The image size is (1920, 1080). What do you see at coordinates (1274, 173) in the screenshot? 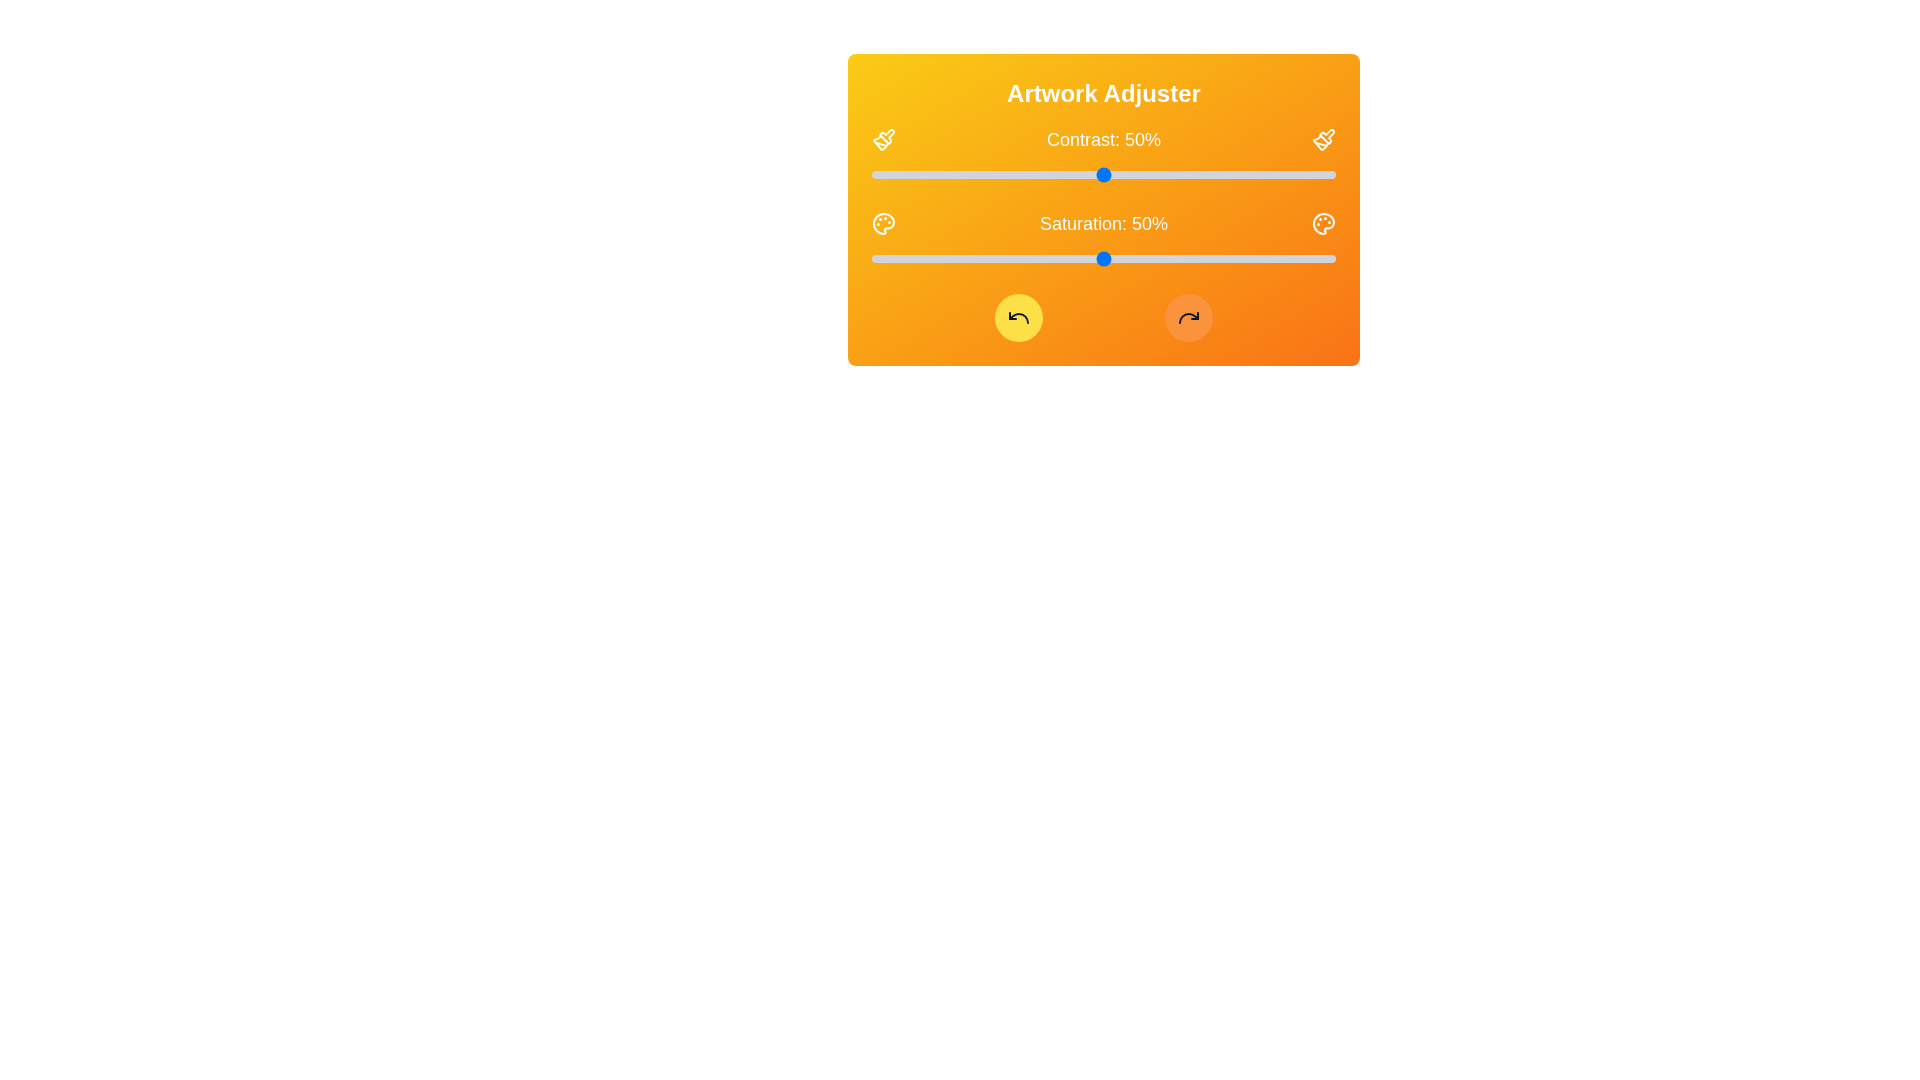
I see `the contrast slider to 87%` at bounding box center [1274, 173].